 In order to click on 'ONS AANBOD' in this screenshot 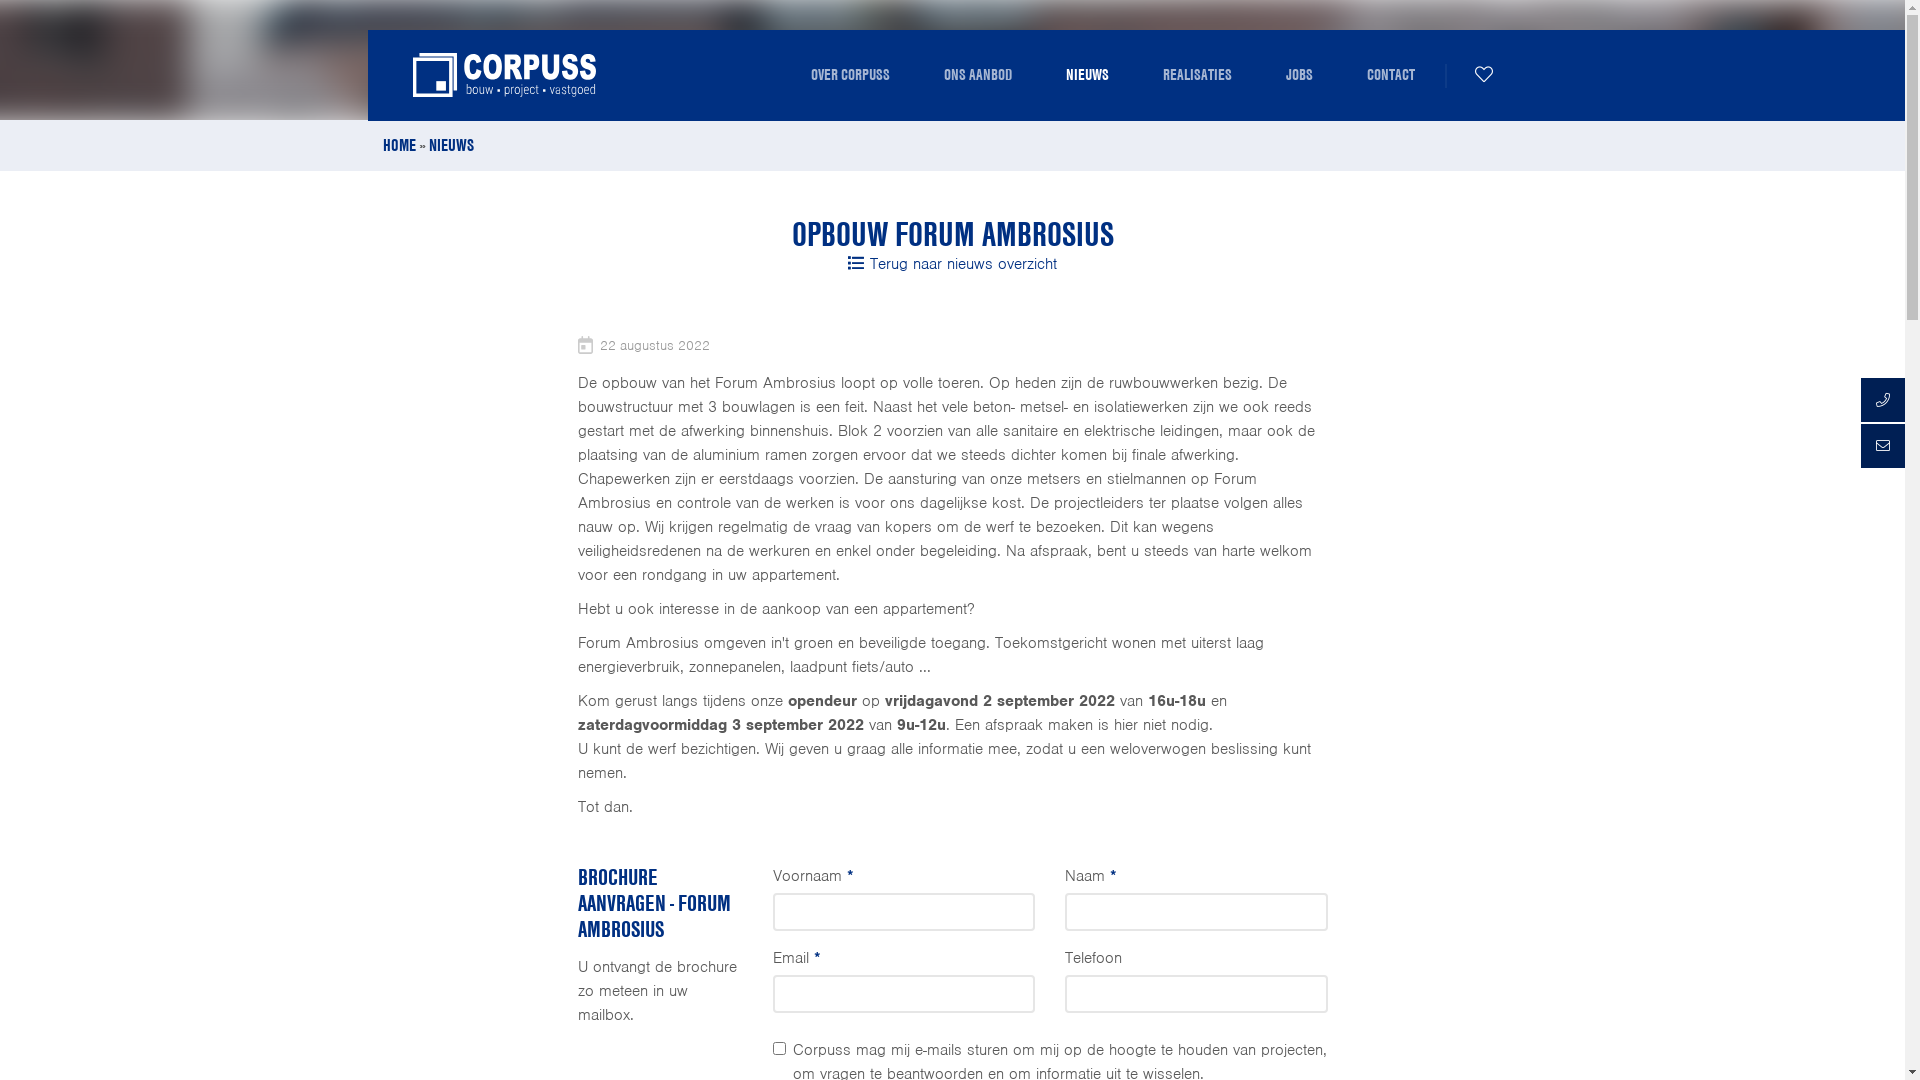, I will do `click(977, 73)`.